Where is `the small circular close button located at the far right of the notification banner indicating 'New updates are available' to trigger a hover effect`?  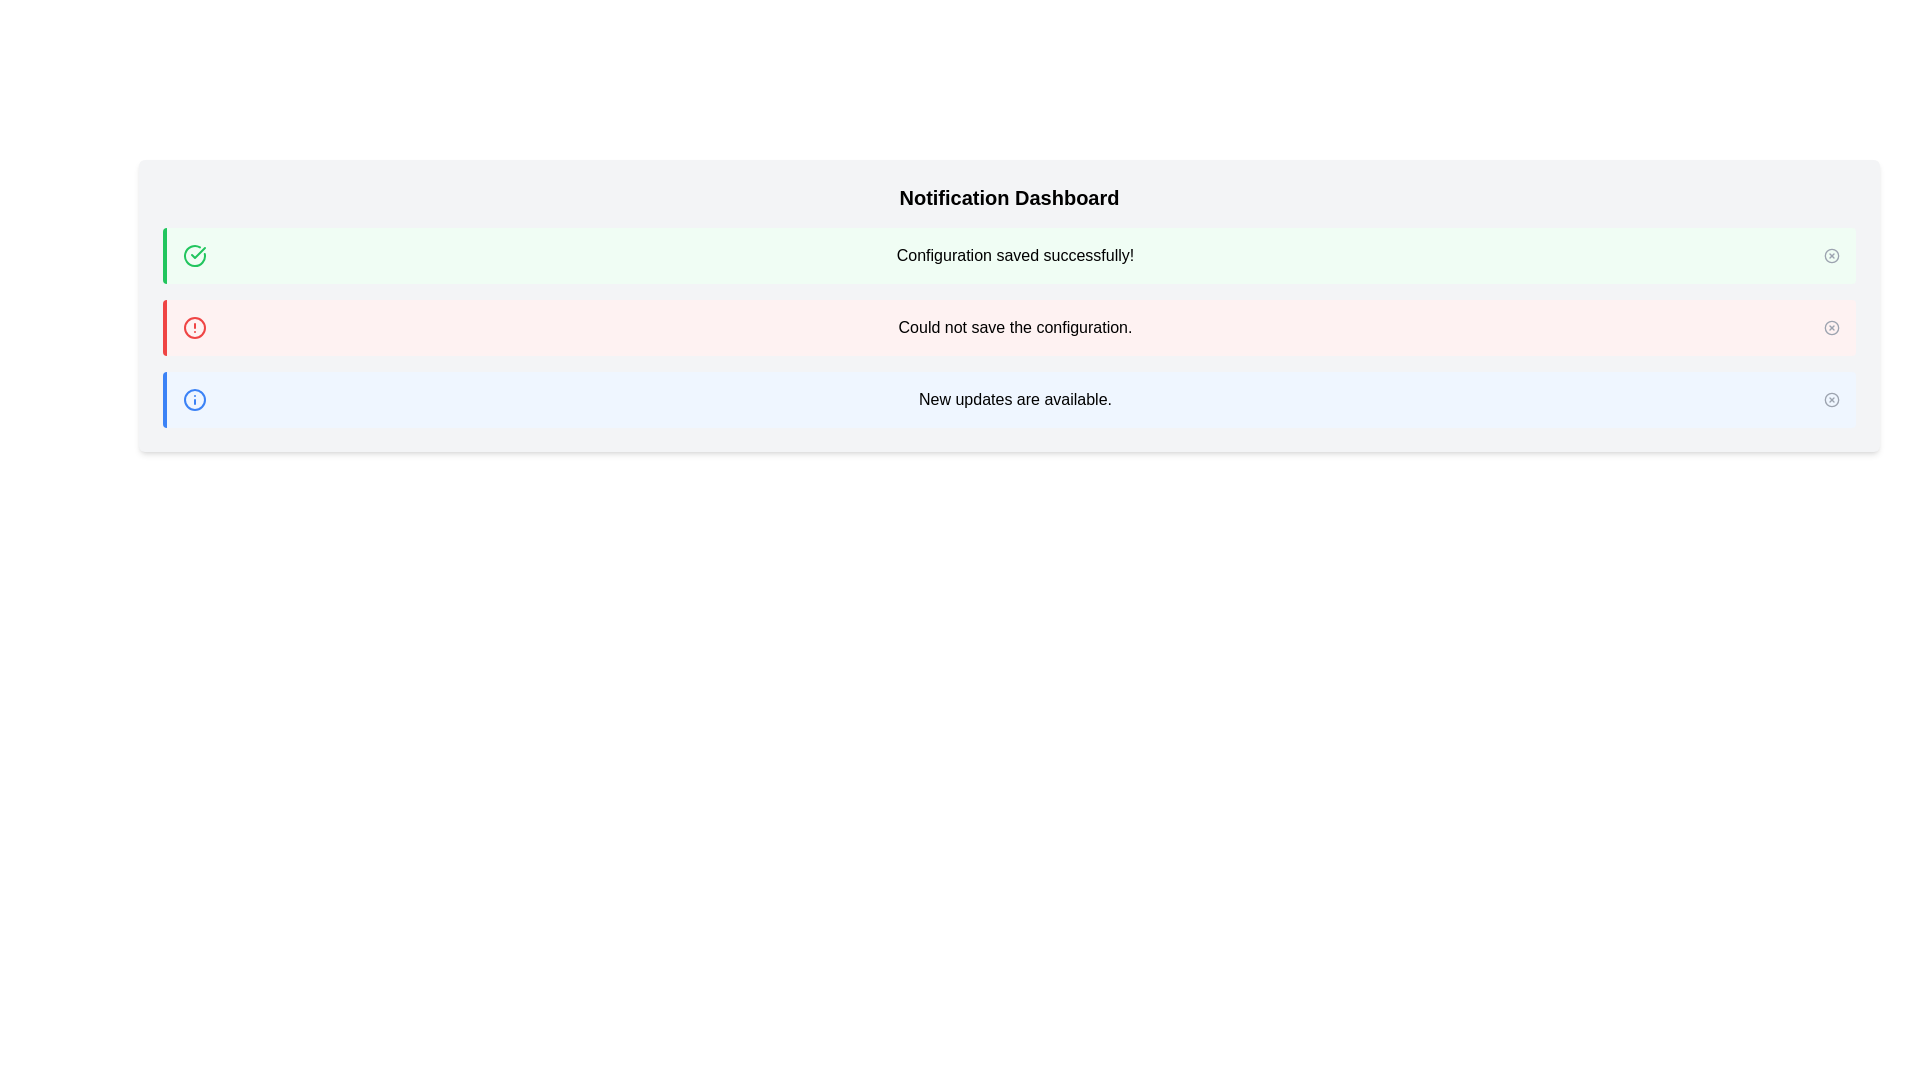
the small circular close button located at the far right of the notification banner indicating 'New updates are available' to trigger a hover effect is located at coordinates (1832, 400).